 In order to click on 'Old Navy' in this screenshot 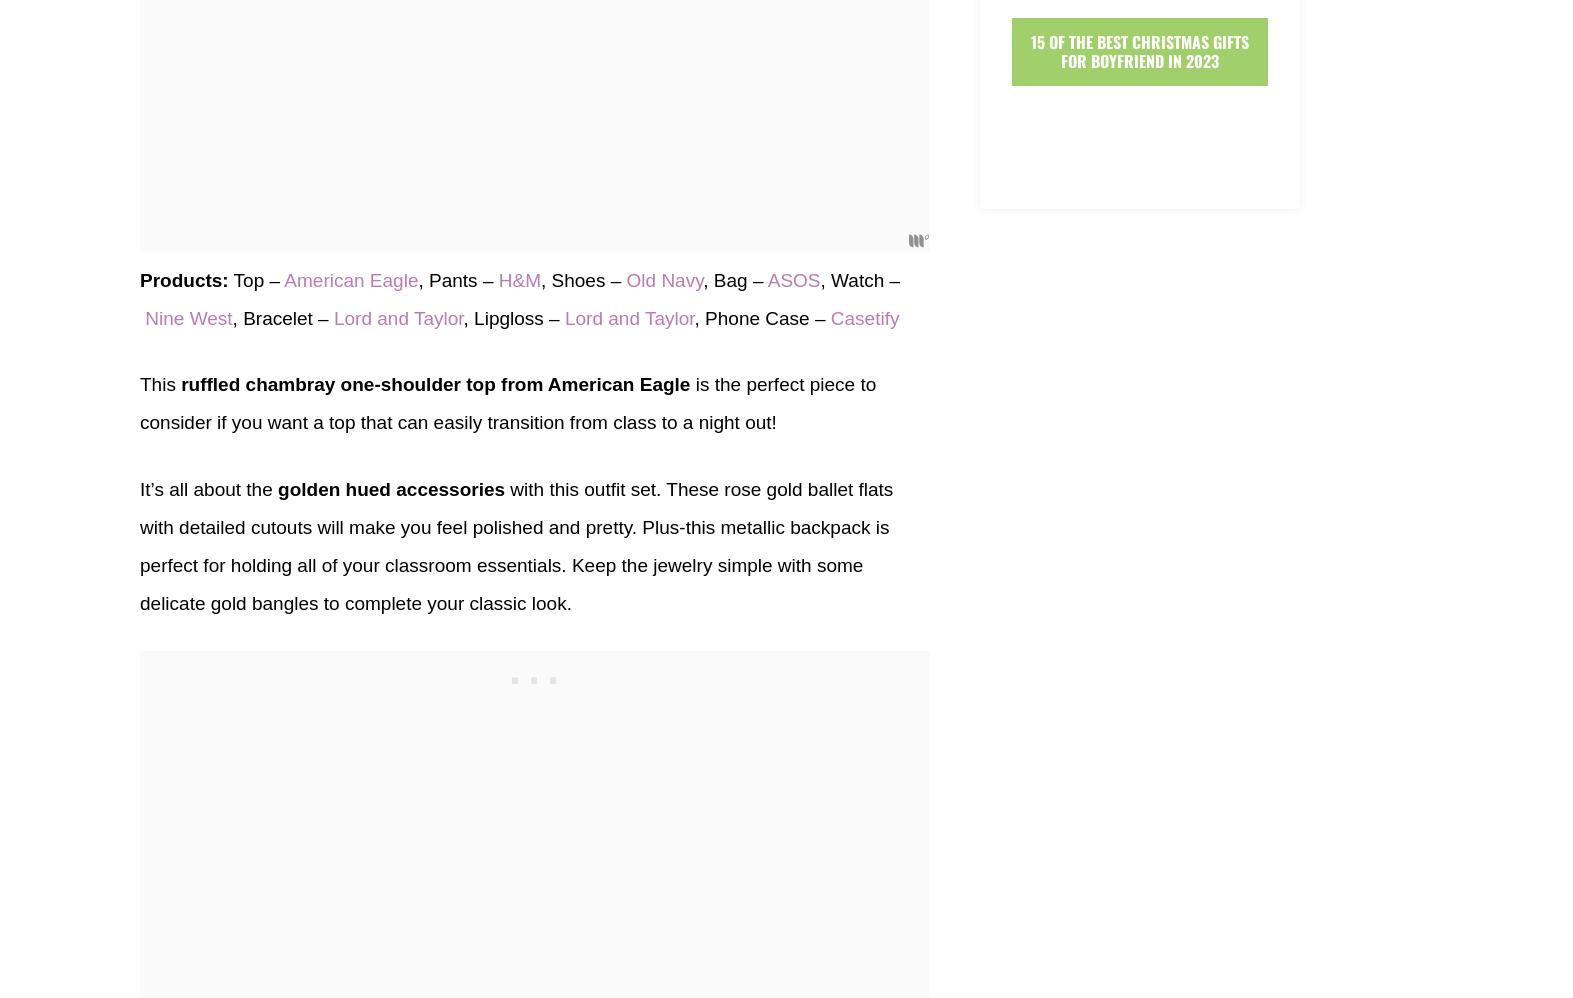, I will do `click(626, 278)`.